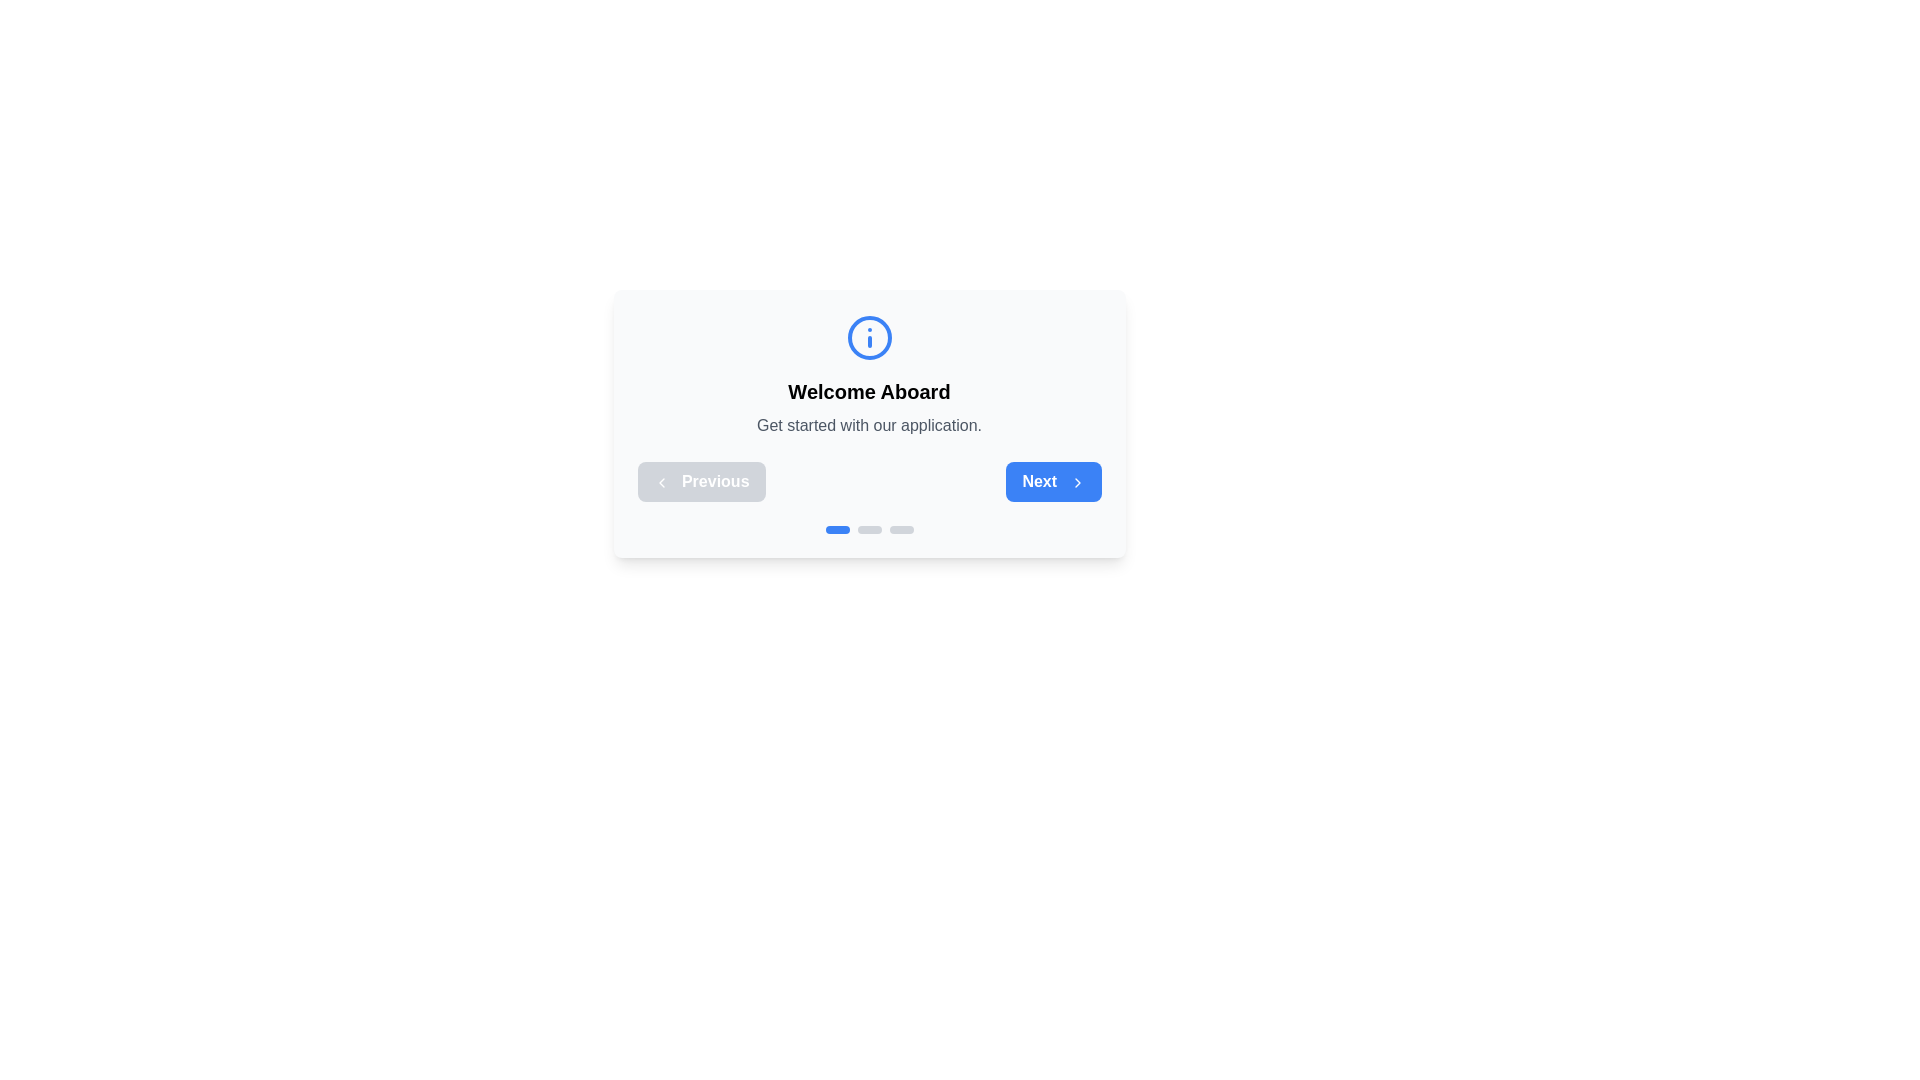 The width and height of the screenshot is (1920, 1080). I want to click on the information icon located at the top-center of the card interface, above the 'Welcome Aboard' text, so click(869, 337).